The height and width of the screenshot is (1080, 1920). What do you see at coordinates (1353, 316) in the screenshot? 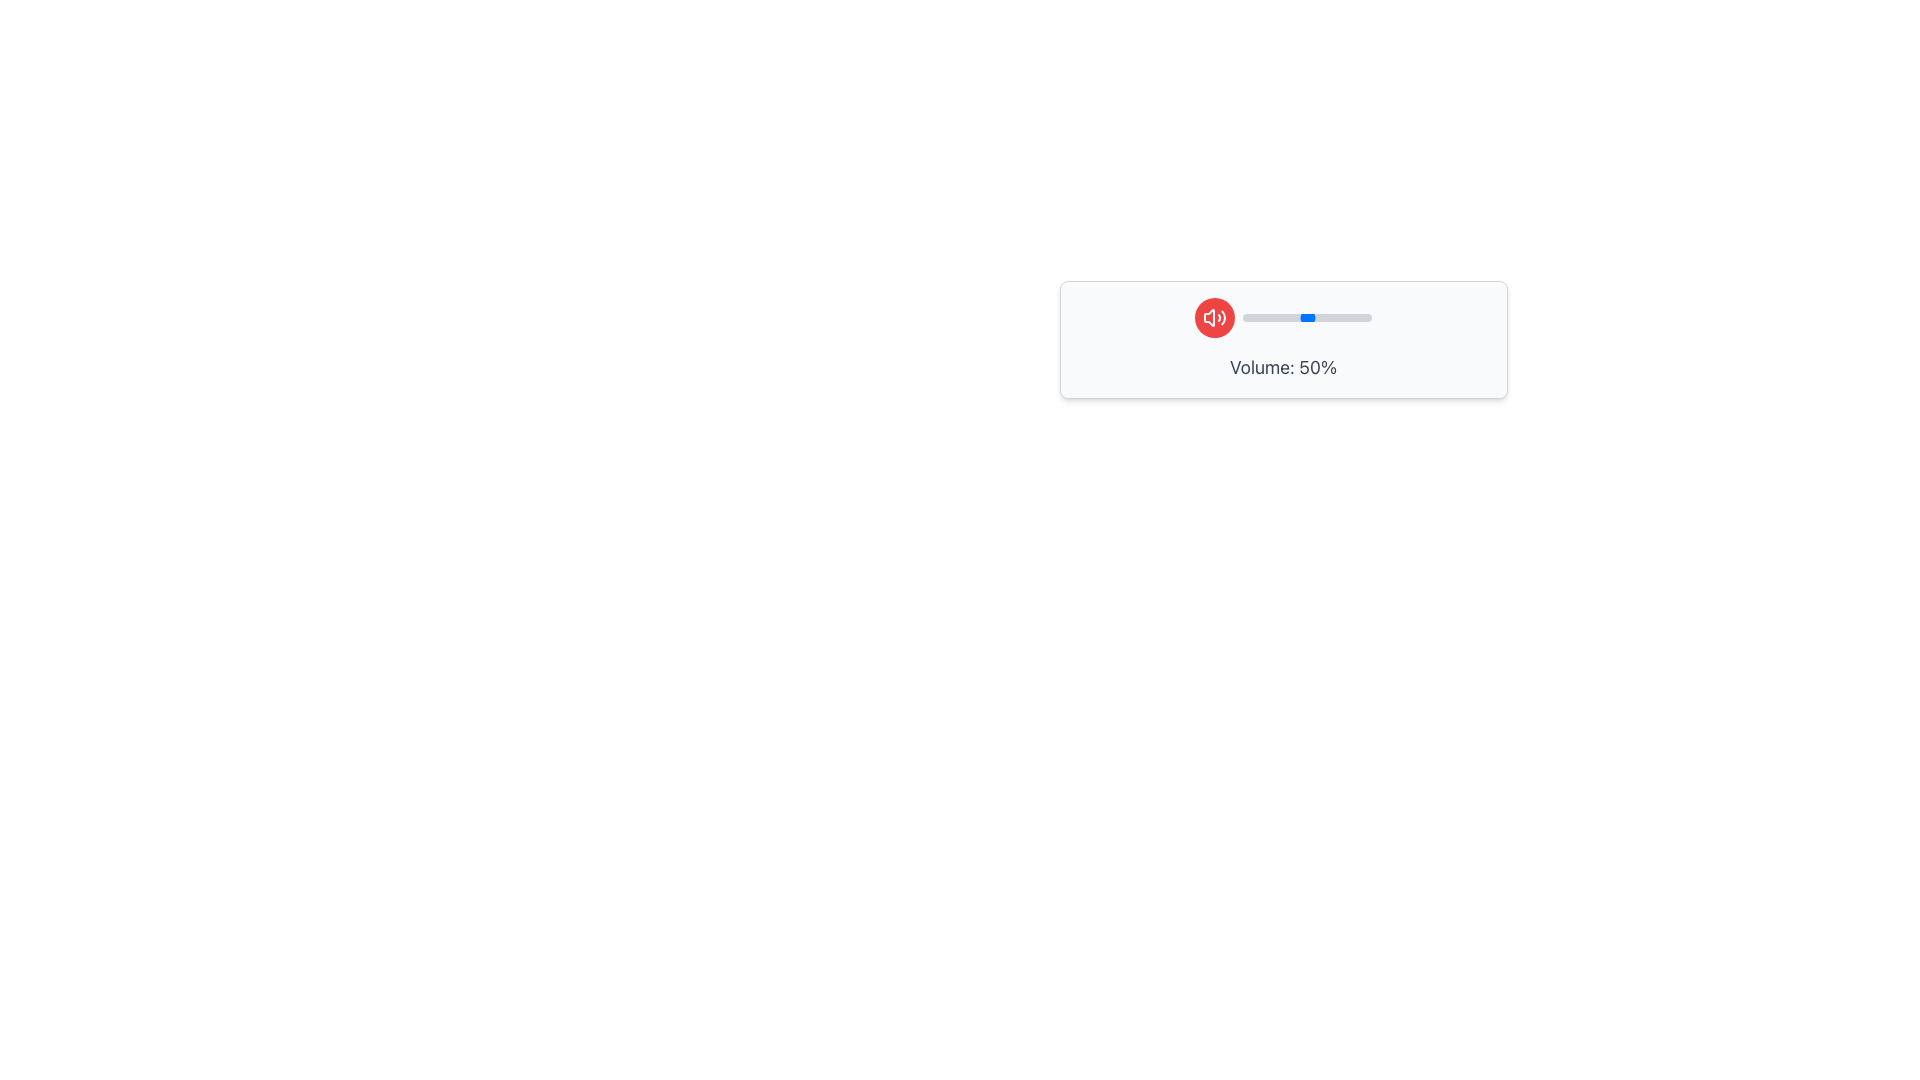
I see `volume` at bounding box center [1353, 316].